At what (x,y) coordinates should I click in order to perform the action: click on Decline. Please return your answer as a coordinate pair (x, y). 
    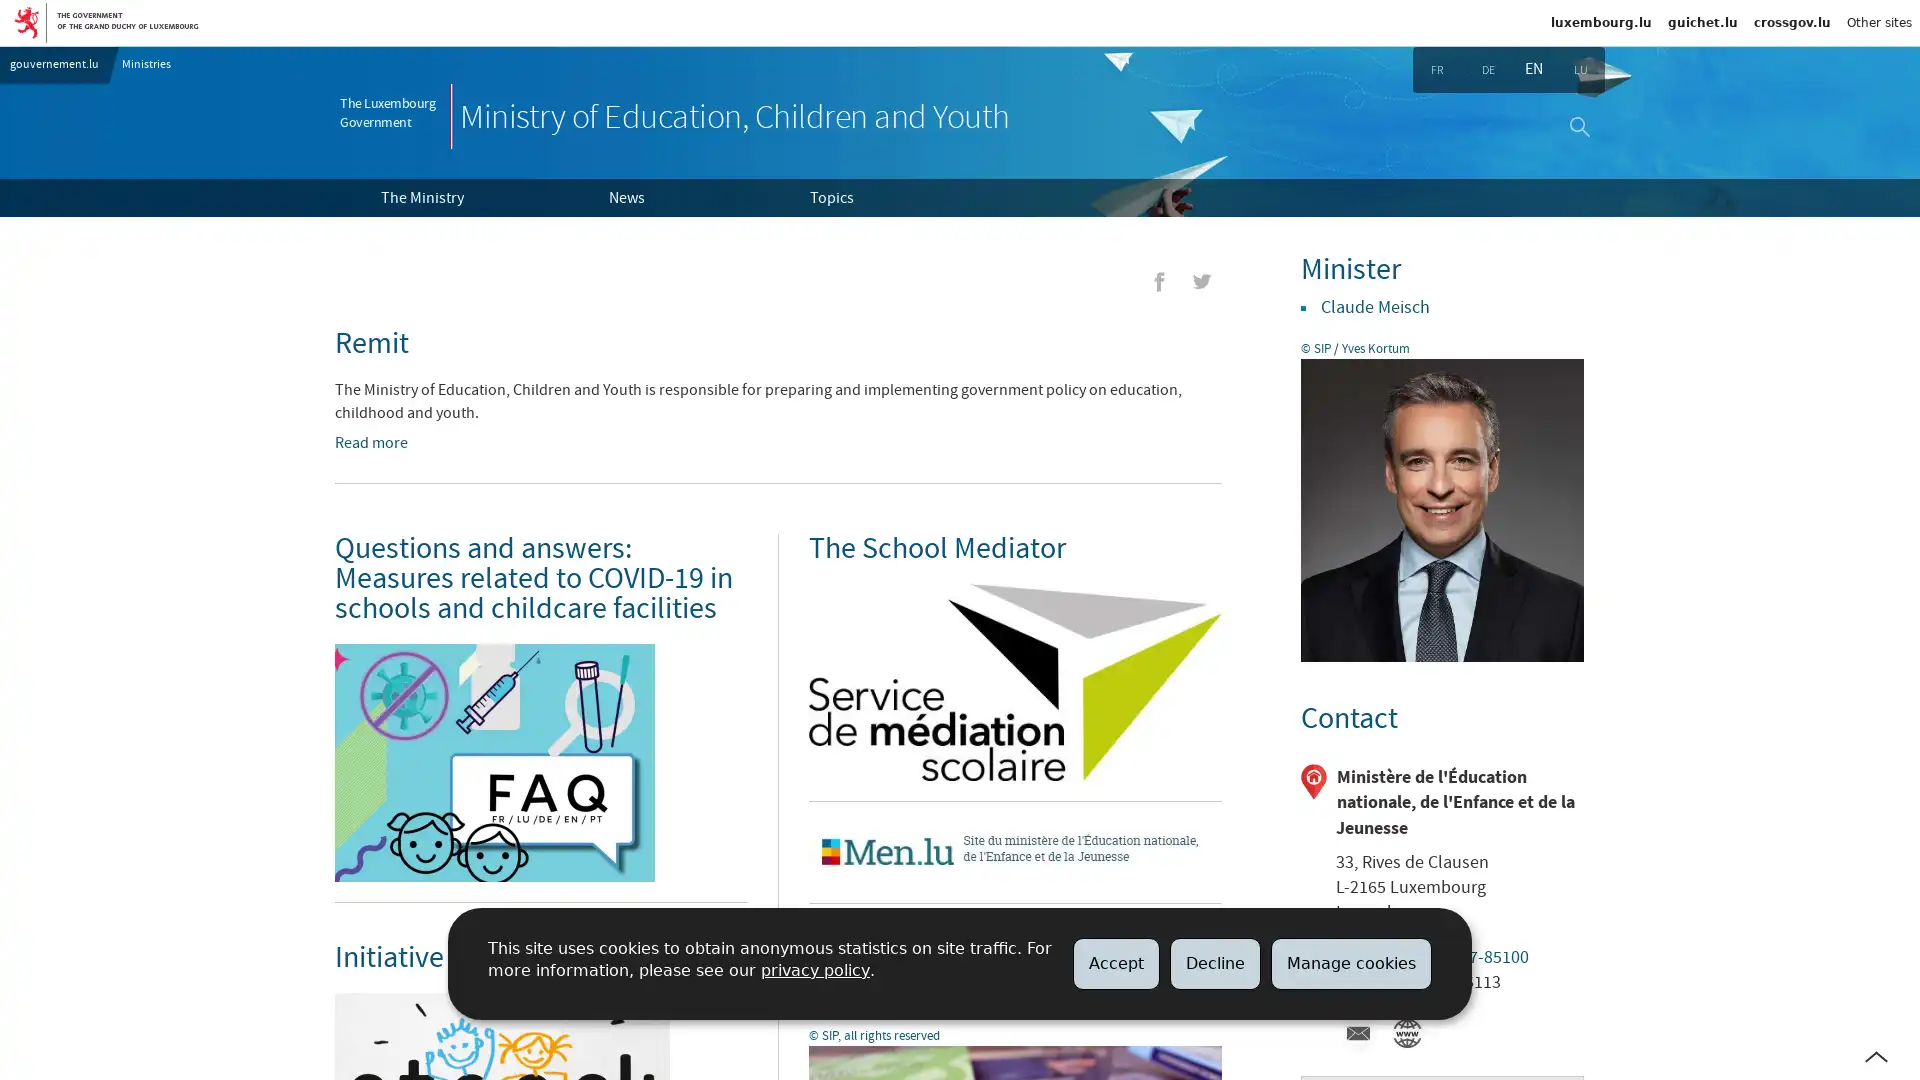
    Looking at the image, I should click on (1214, 963).